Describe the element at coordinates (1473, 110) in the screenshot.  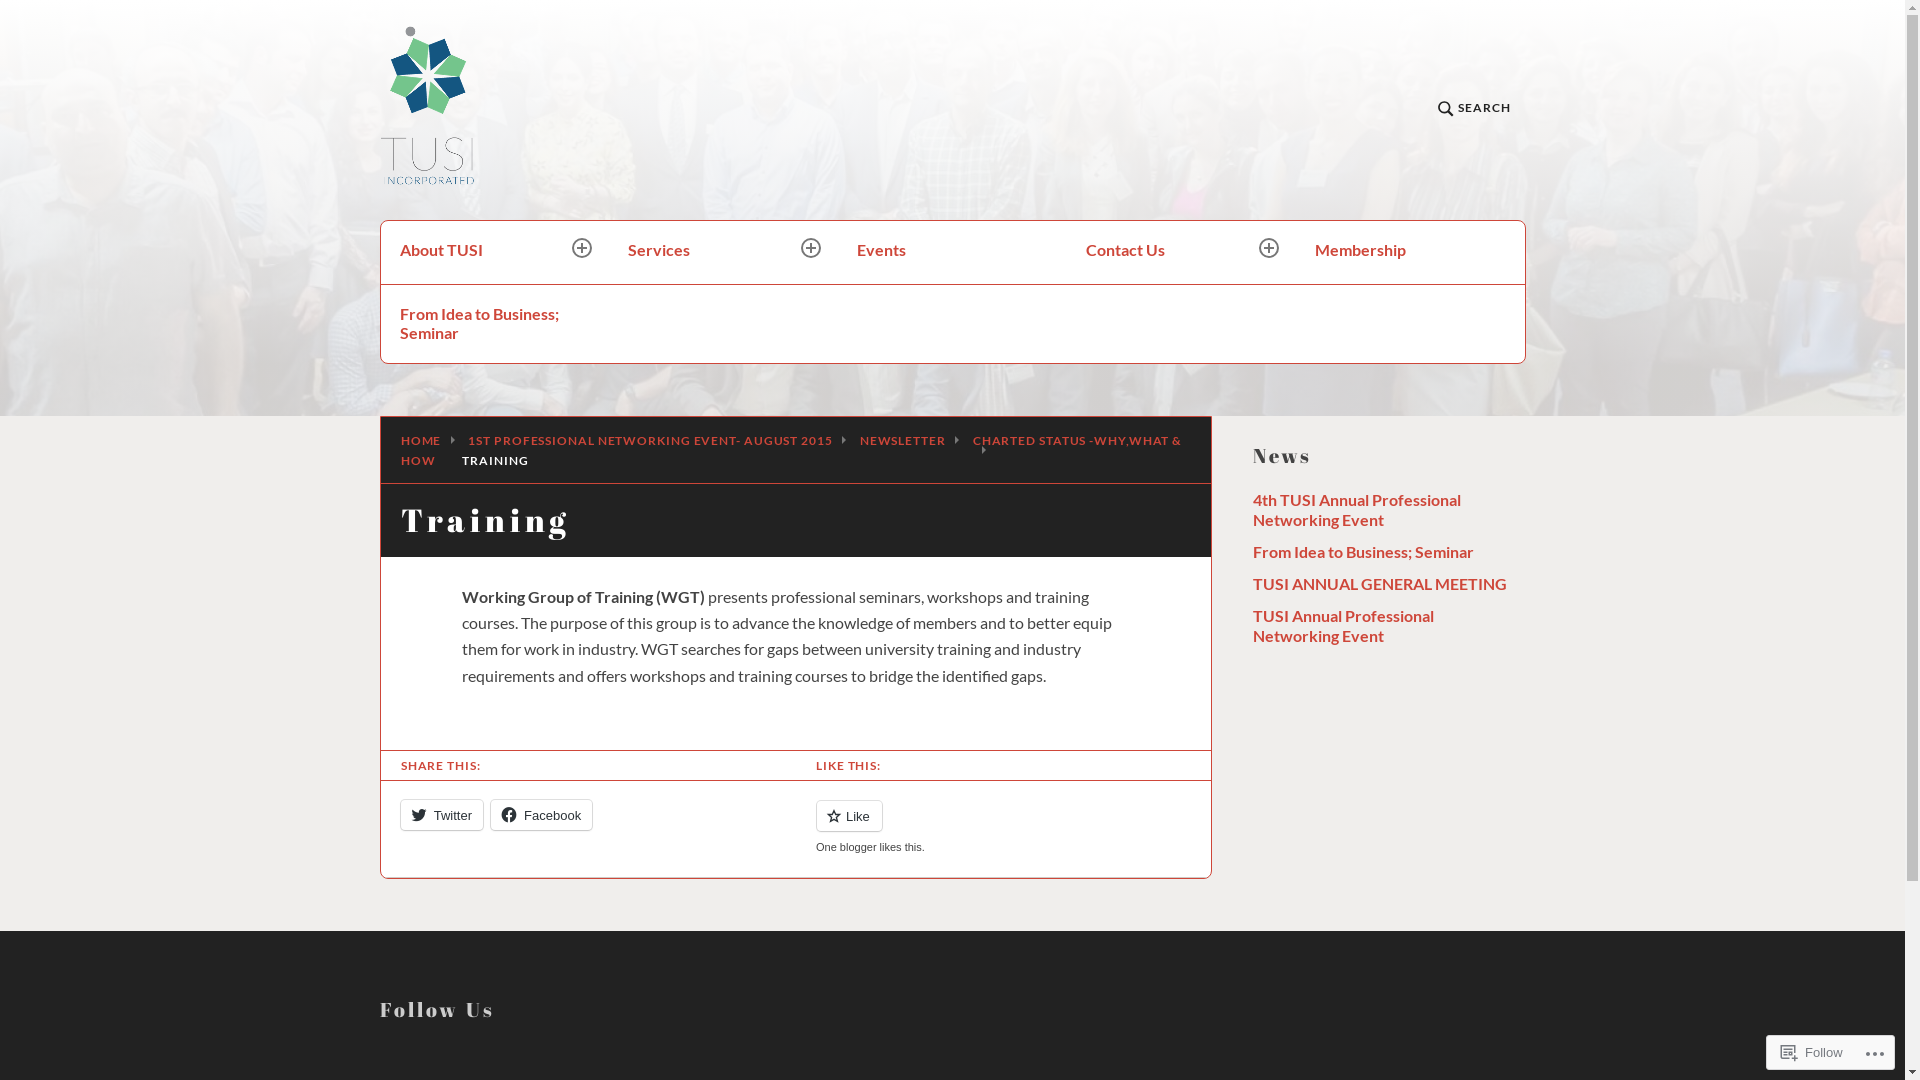
I see `'SEARCH'` at that location.